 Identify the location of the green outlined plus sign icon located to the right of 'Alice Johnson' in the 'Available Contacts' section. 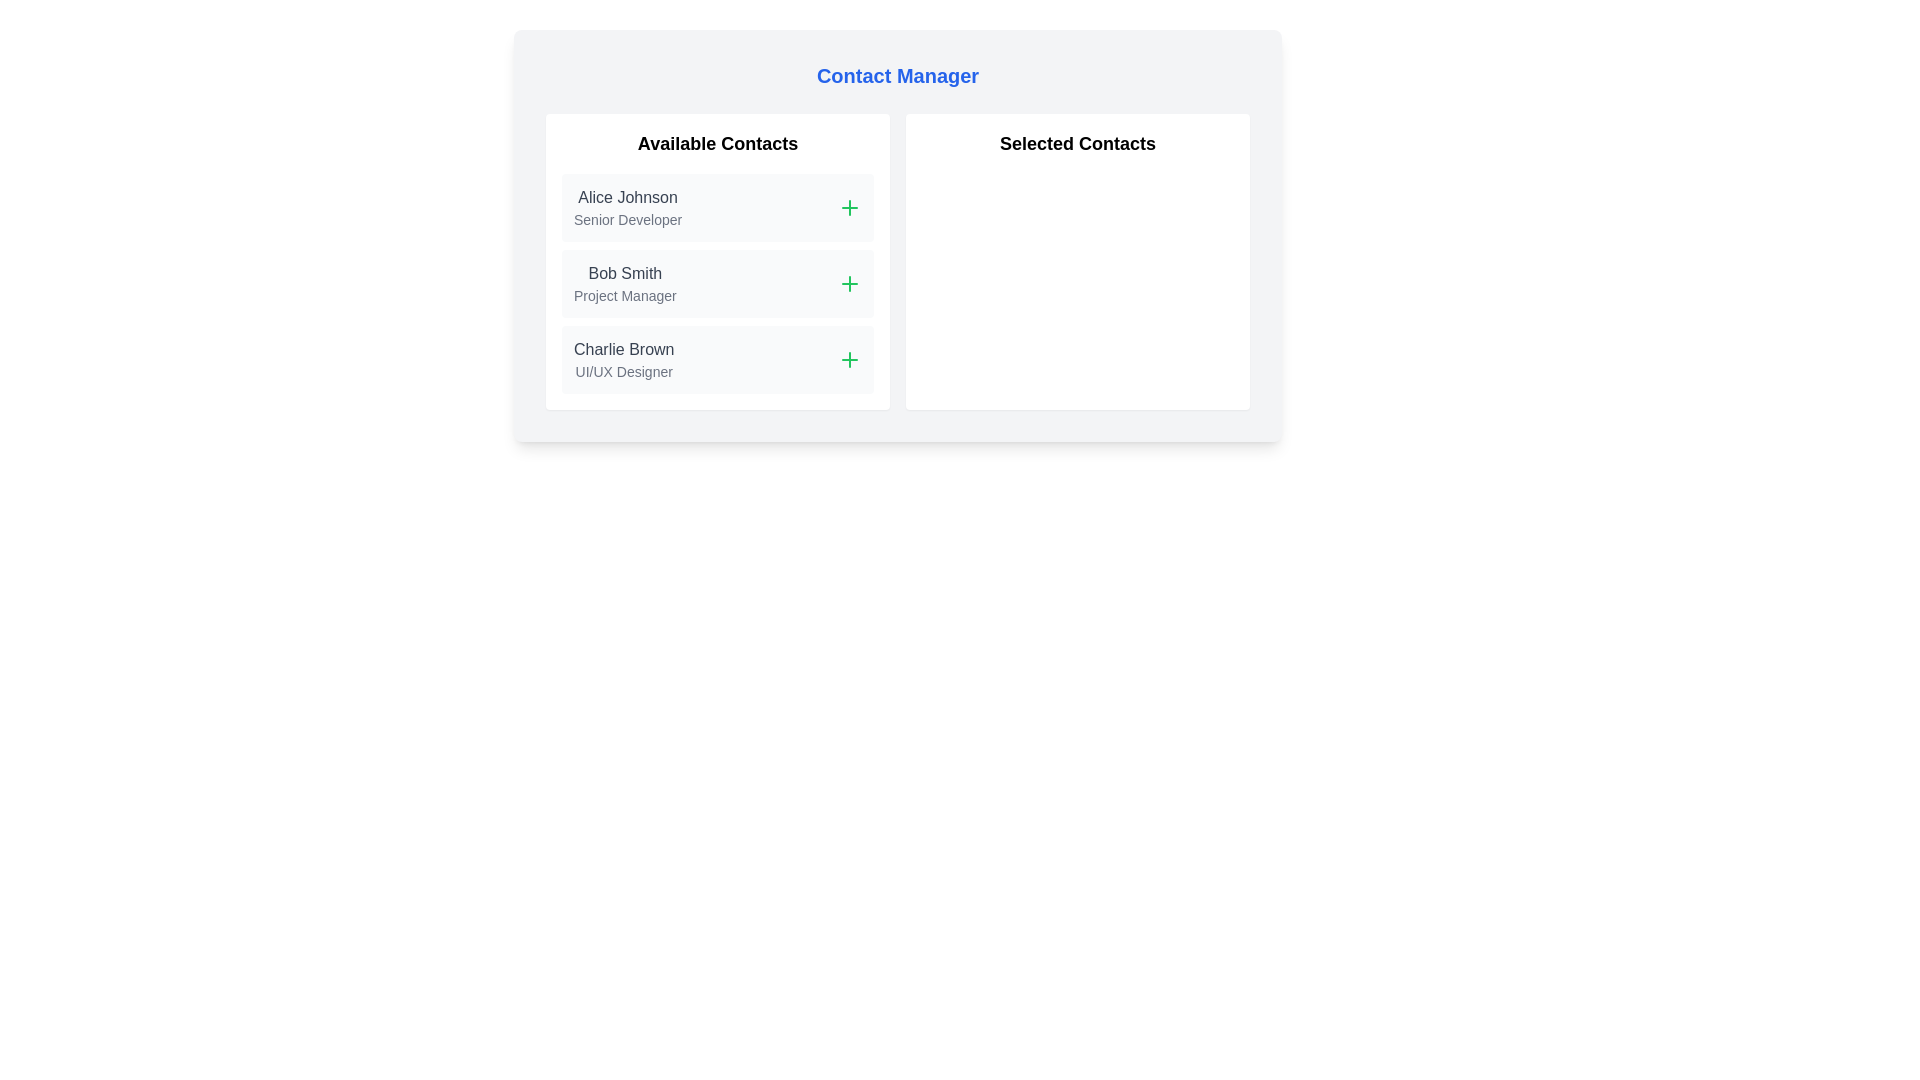
(849, 208).